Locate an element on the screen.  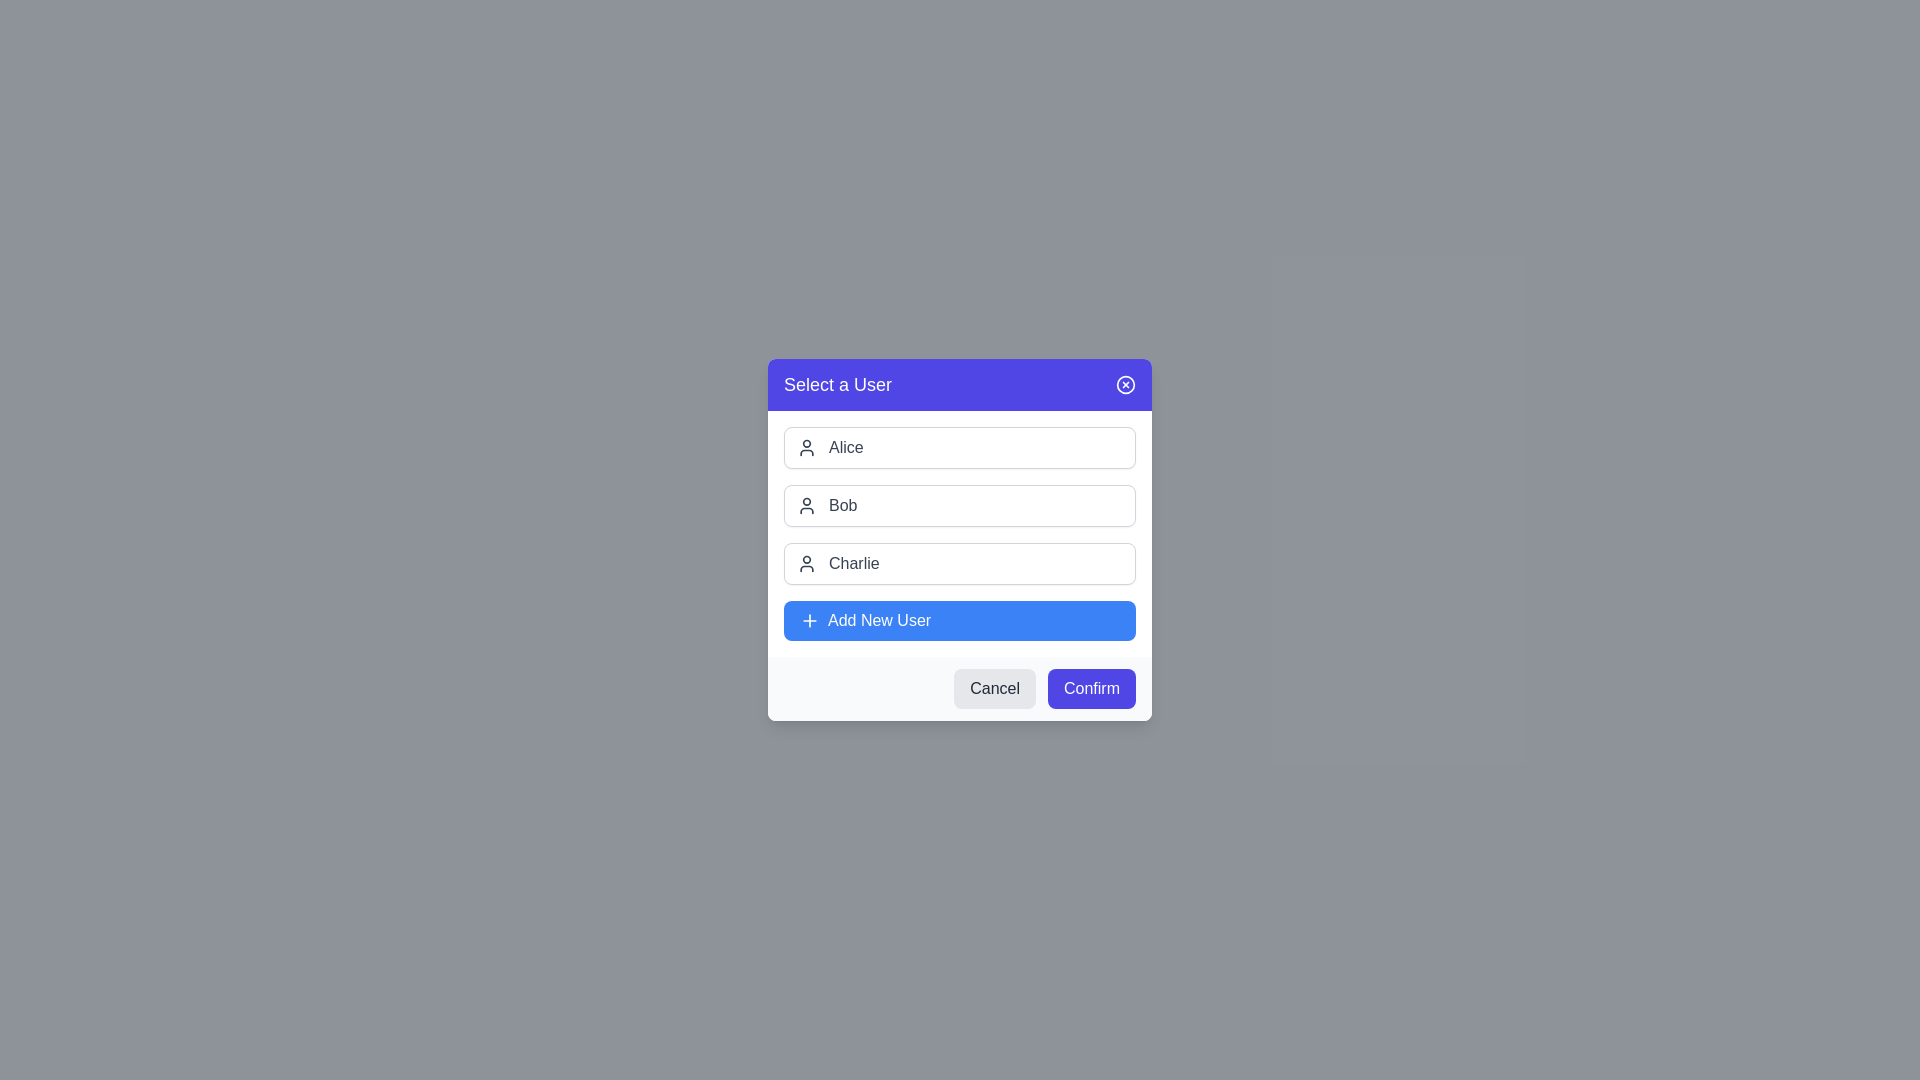
the plus sign icon with a blue background located at the center-left of the 'Add New User' button is located at coordinates (810, 620).